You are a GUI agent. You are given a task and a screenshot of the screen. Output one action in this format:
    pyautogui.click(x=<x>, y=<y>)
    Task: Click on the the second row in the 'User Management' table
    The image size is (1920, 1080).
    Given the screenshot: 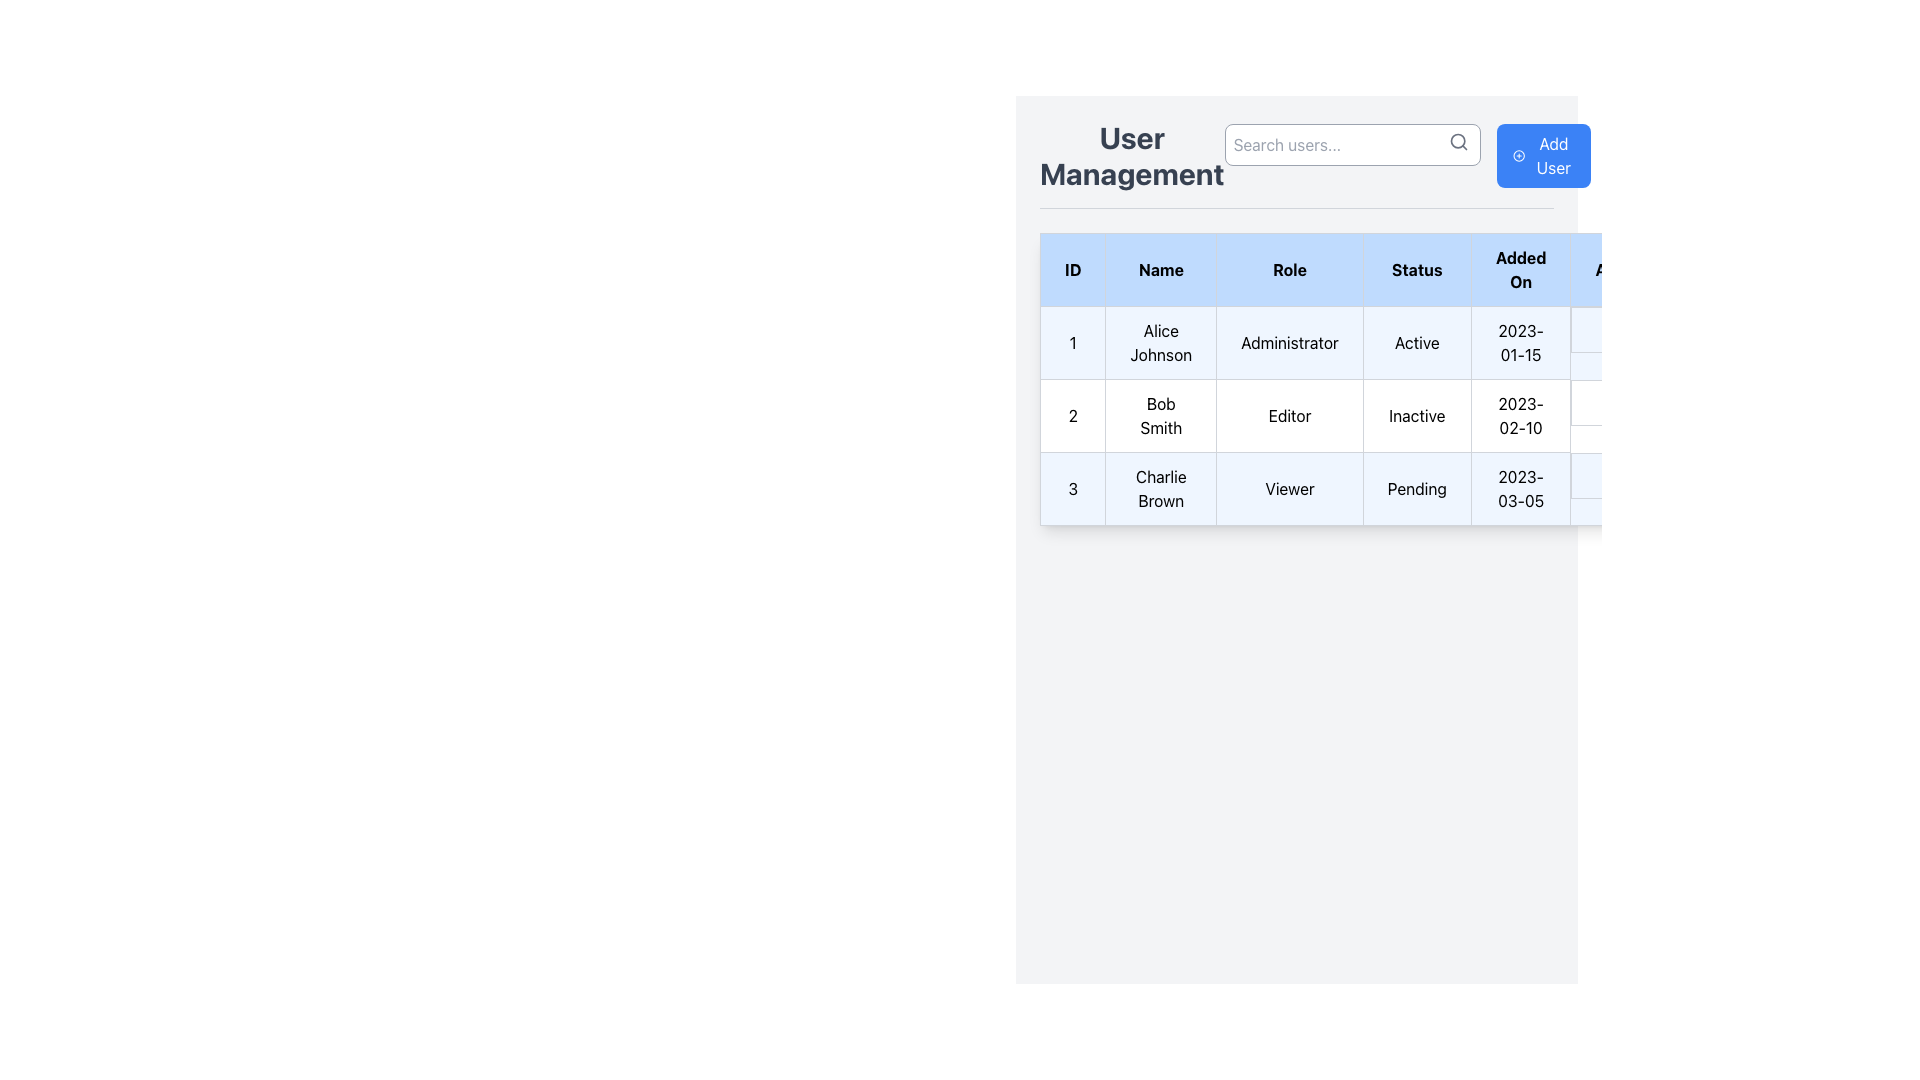 What is the action you would take?
    pyautogui.click(x=1359, y=415)
    